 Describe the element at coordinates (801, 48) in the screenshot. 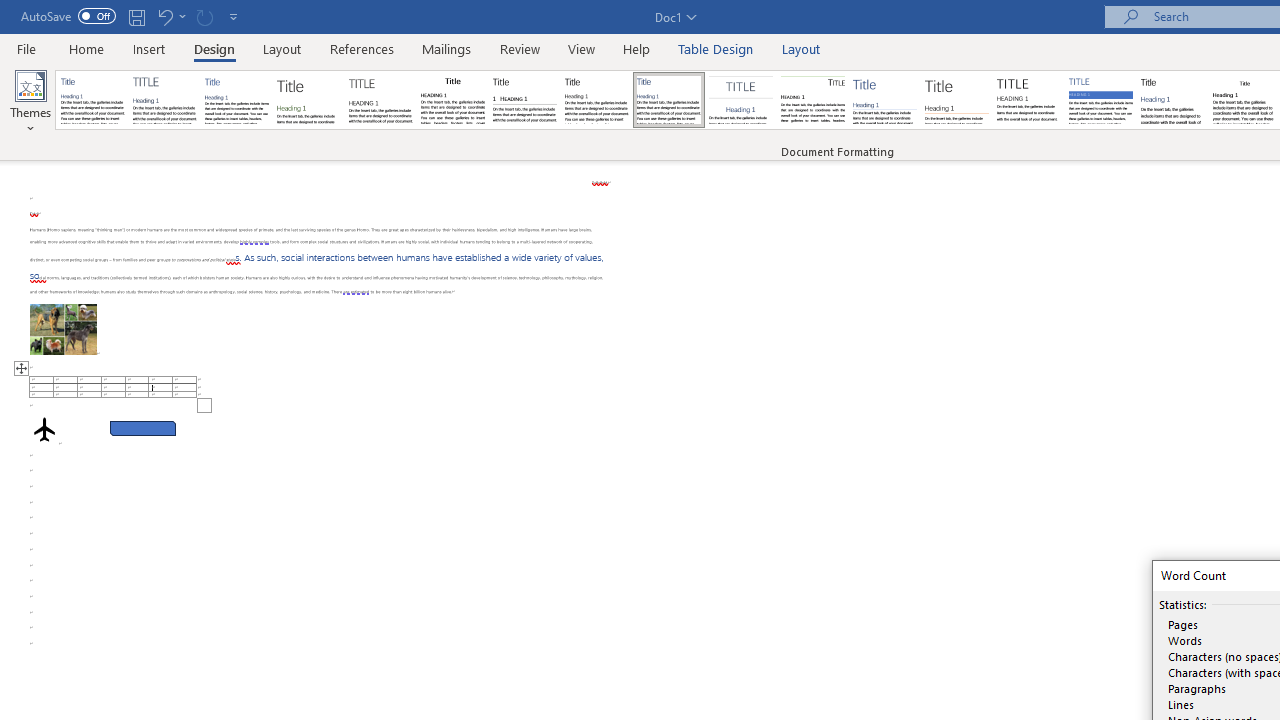

I see `'Layout'` at that location.